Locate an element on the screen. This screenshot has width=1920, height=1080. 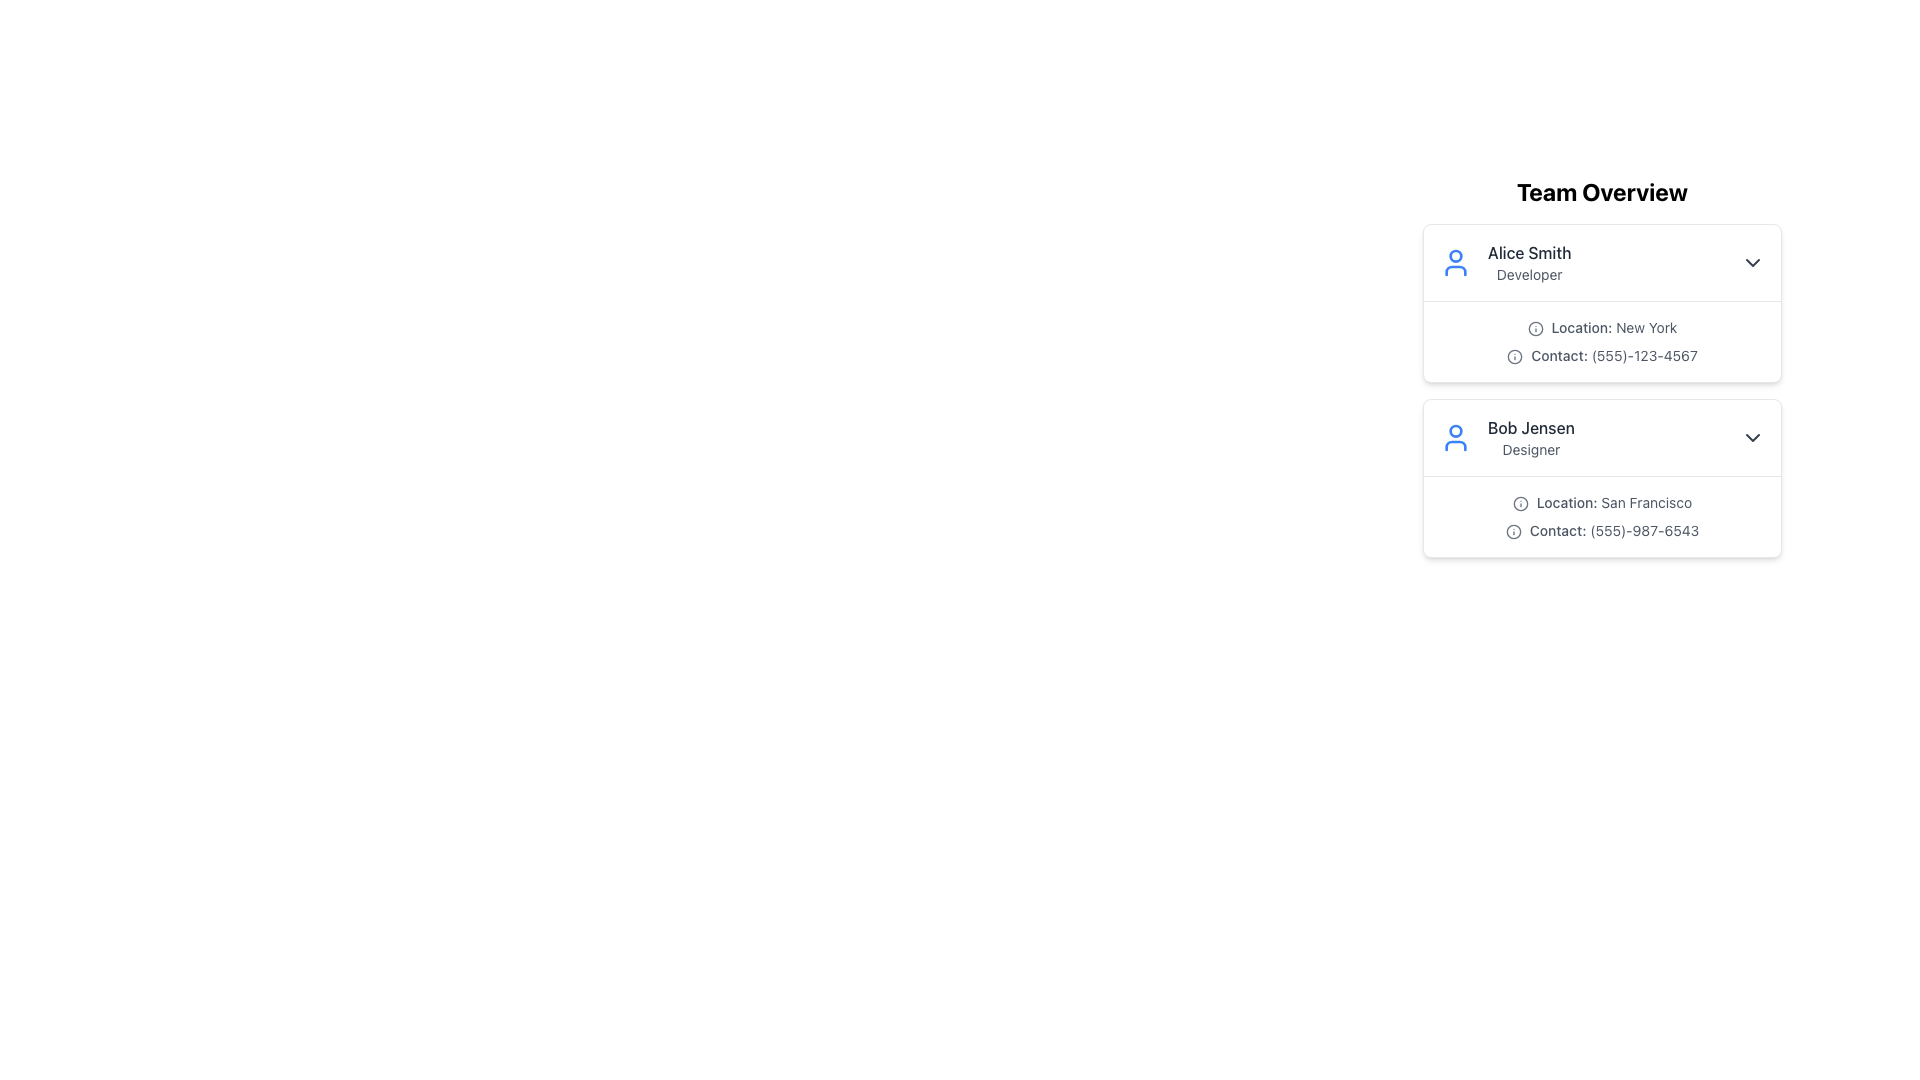
the label element indicating the context for Alice Smith's contact information, which precedes the phone number (555)-123-4567 is located at coordinates (1558, 354).